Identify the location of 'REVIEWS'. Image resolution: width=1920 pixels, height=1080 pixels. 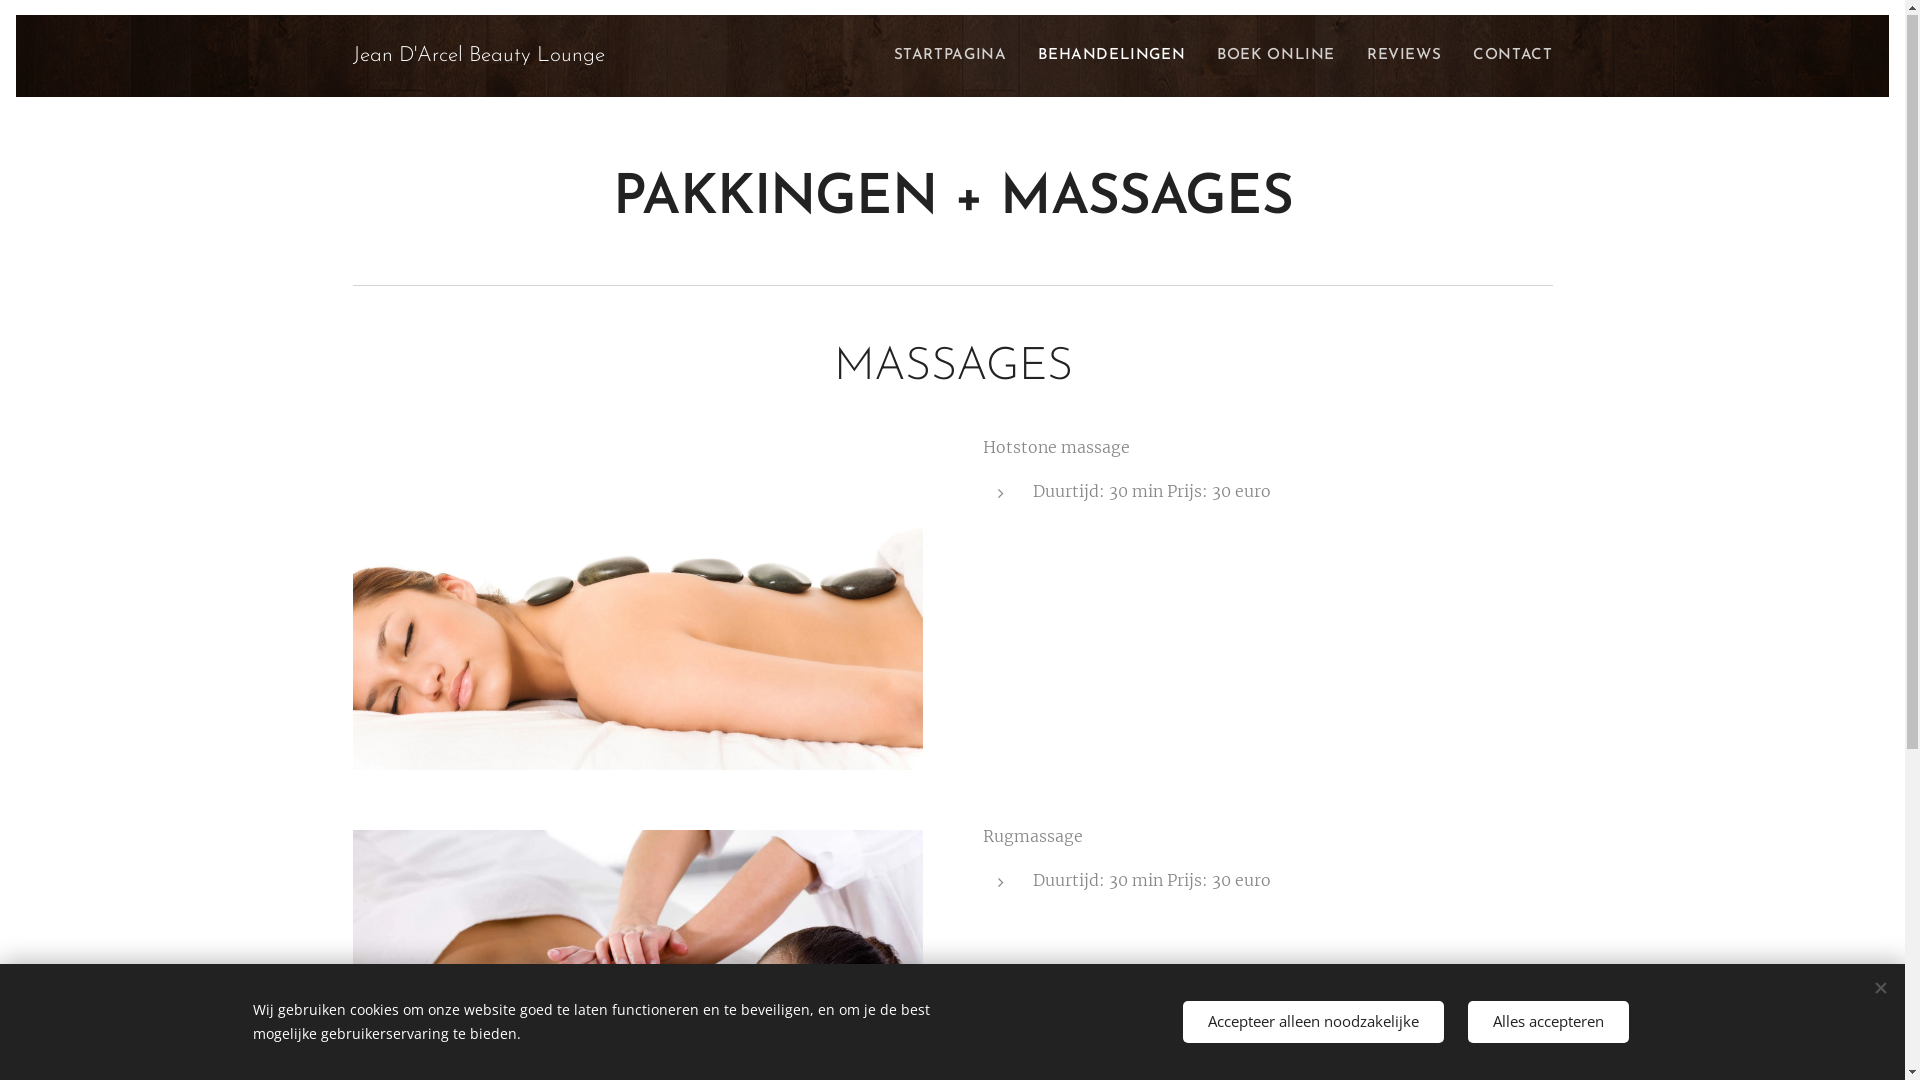
(1350, 56).